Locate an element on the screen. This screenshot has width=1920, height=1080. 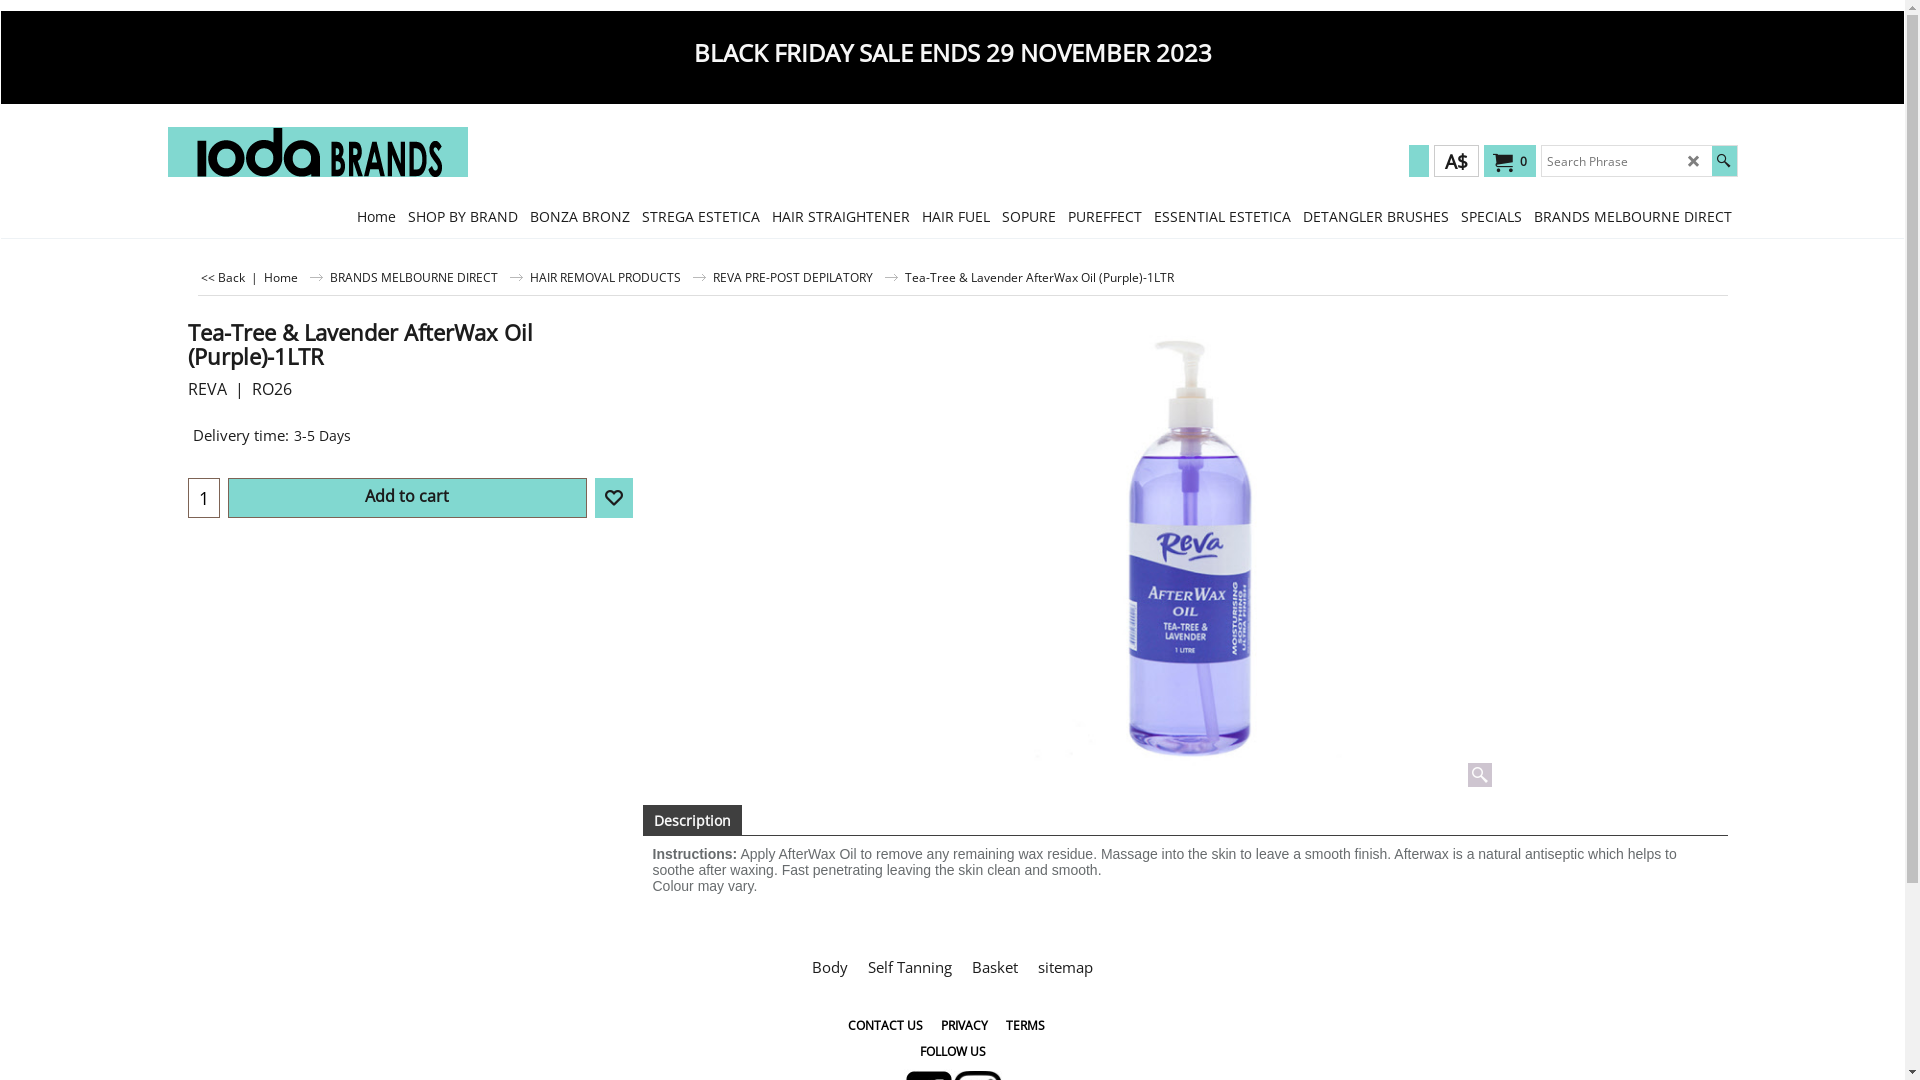
'BONZA BRONZ' is located at coordinates (579, 215).